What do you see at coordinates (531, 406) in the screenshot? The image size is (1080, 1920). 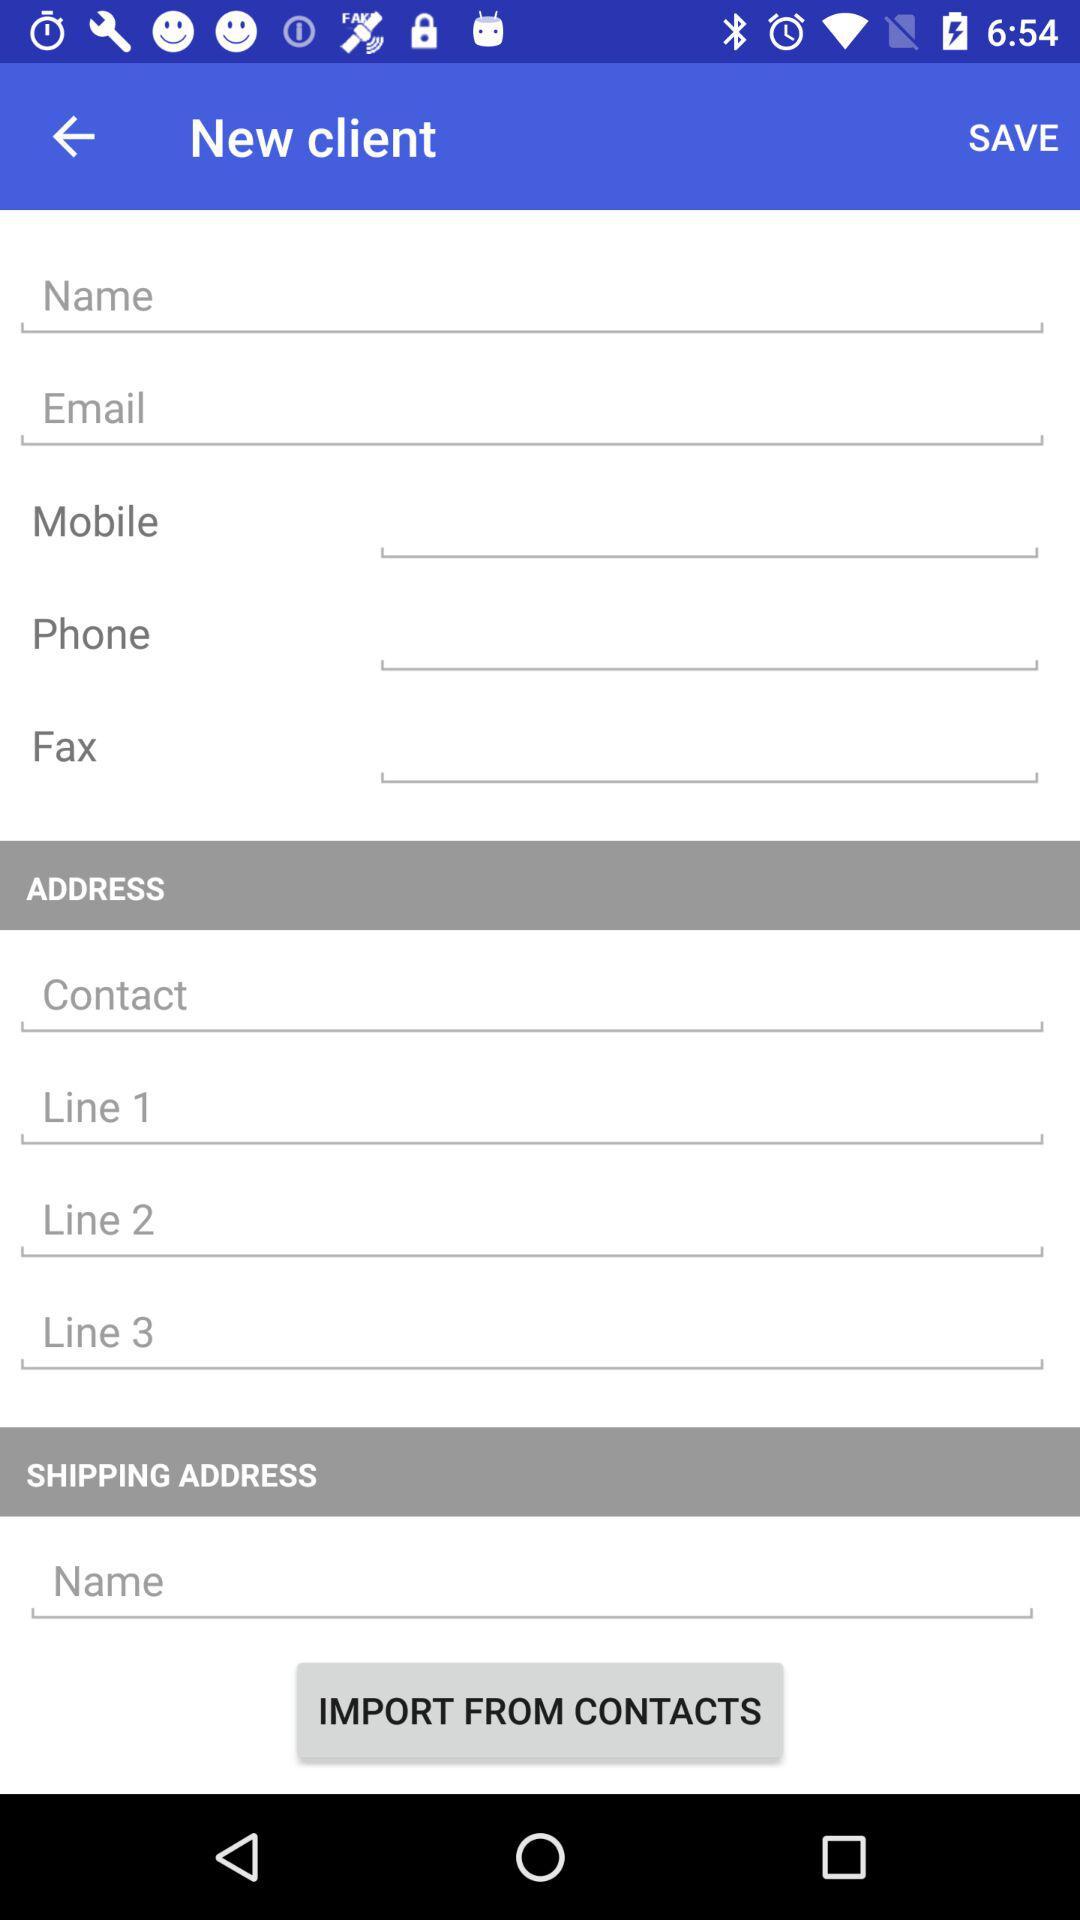 I see `item above mobile icon` at bounding box center [531, 406].